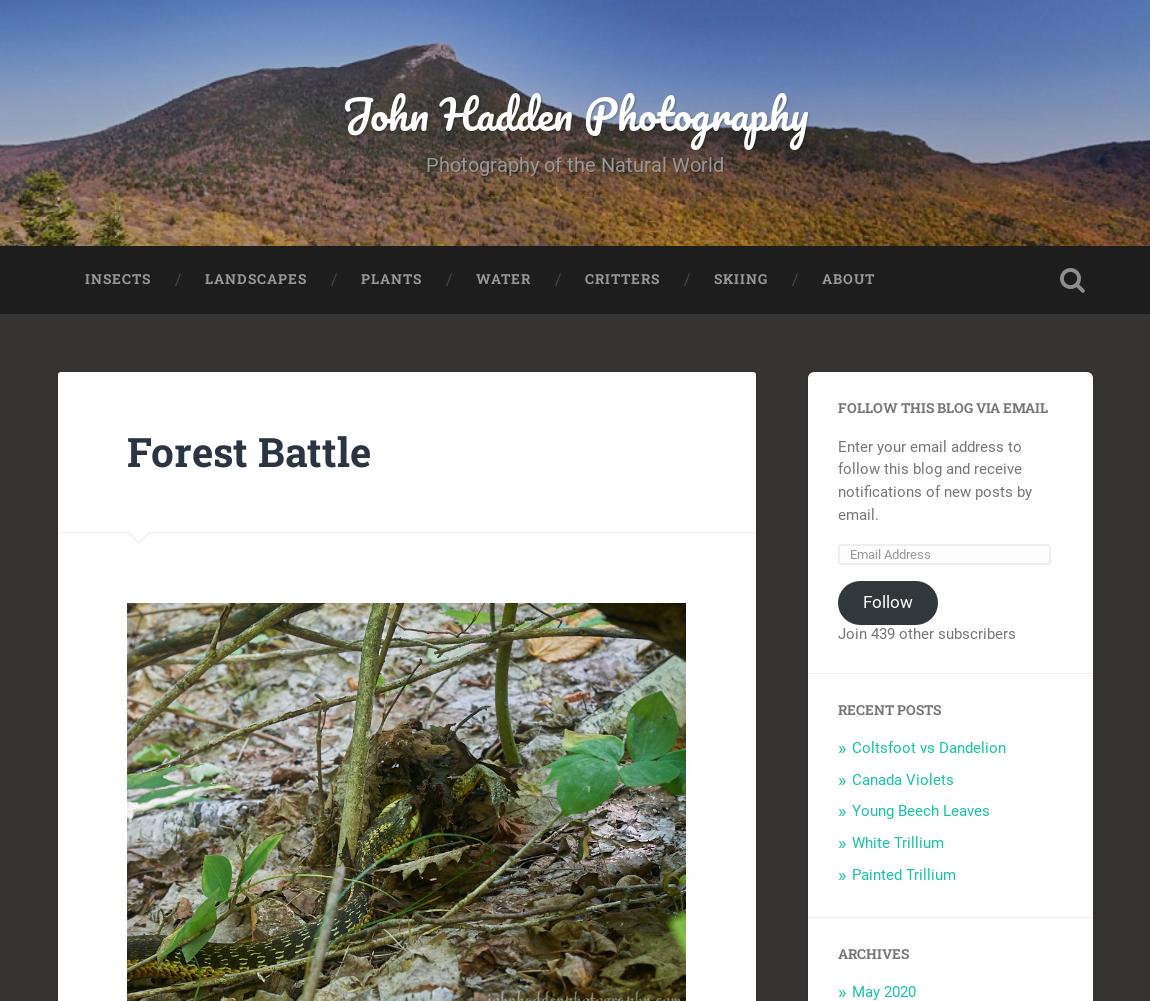 This screenshot has height=1001, width=1150. What do you see at coordinates (872, 952) in the screenshot?
I see `'Archives'` at bounding box center [872, 952].